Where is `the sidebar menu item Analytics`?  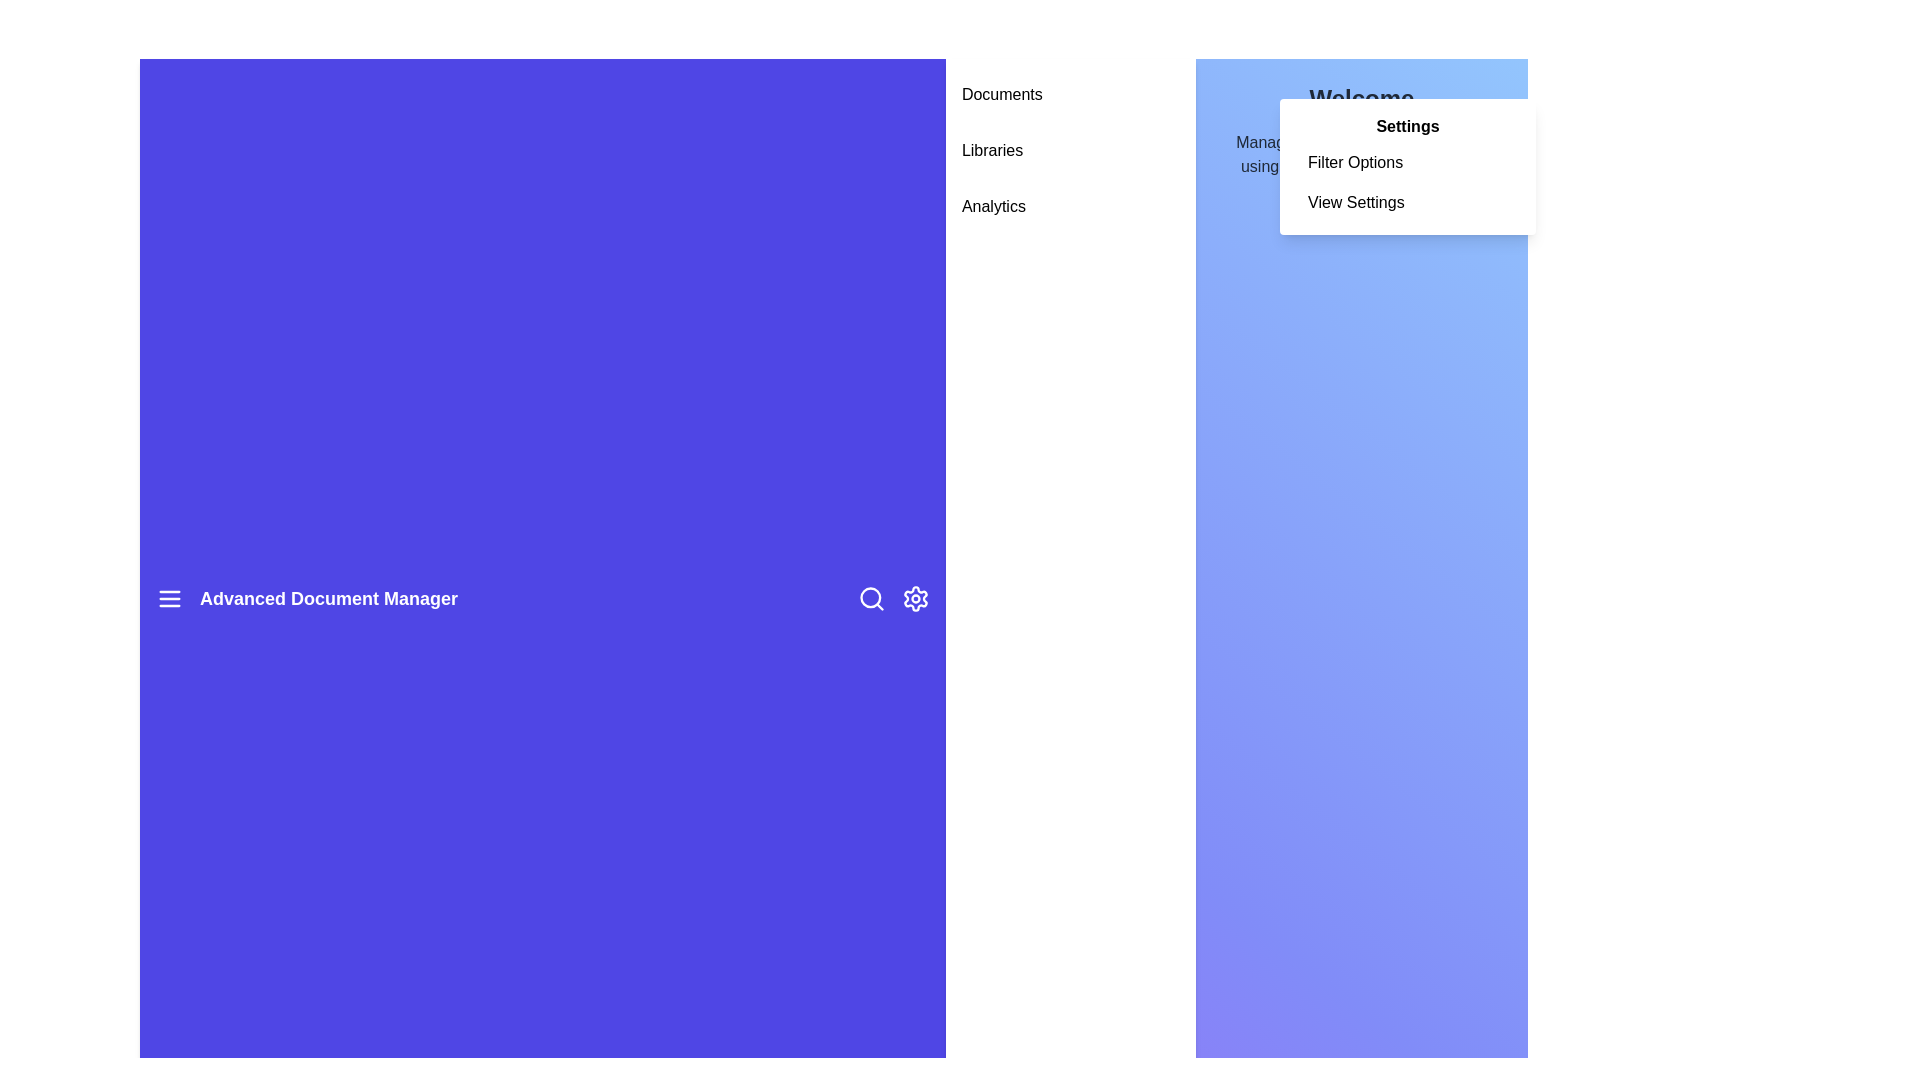
the sidebar menu item Analytics is located at coordinates (1069, 207).